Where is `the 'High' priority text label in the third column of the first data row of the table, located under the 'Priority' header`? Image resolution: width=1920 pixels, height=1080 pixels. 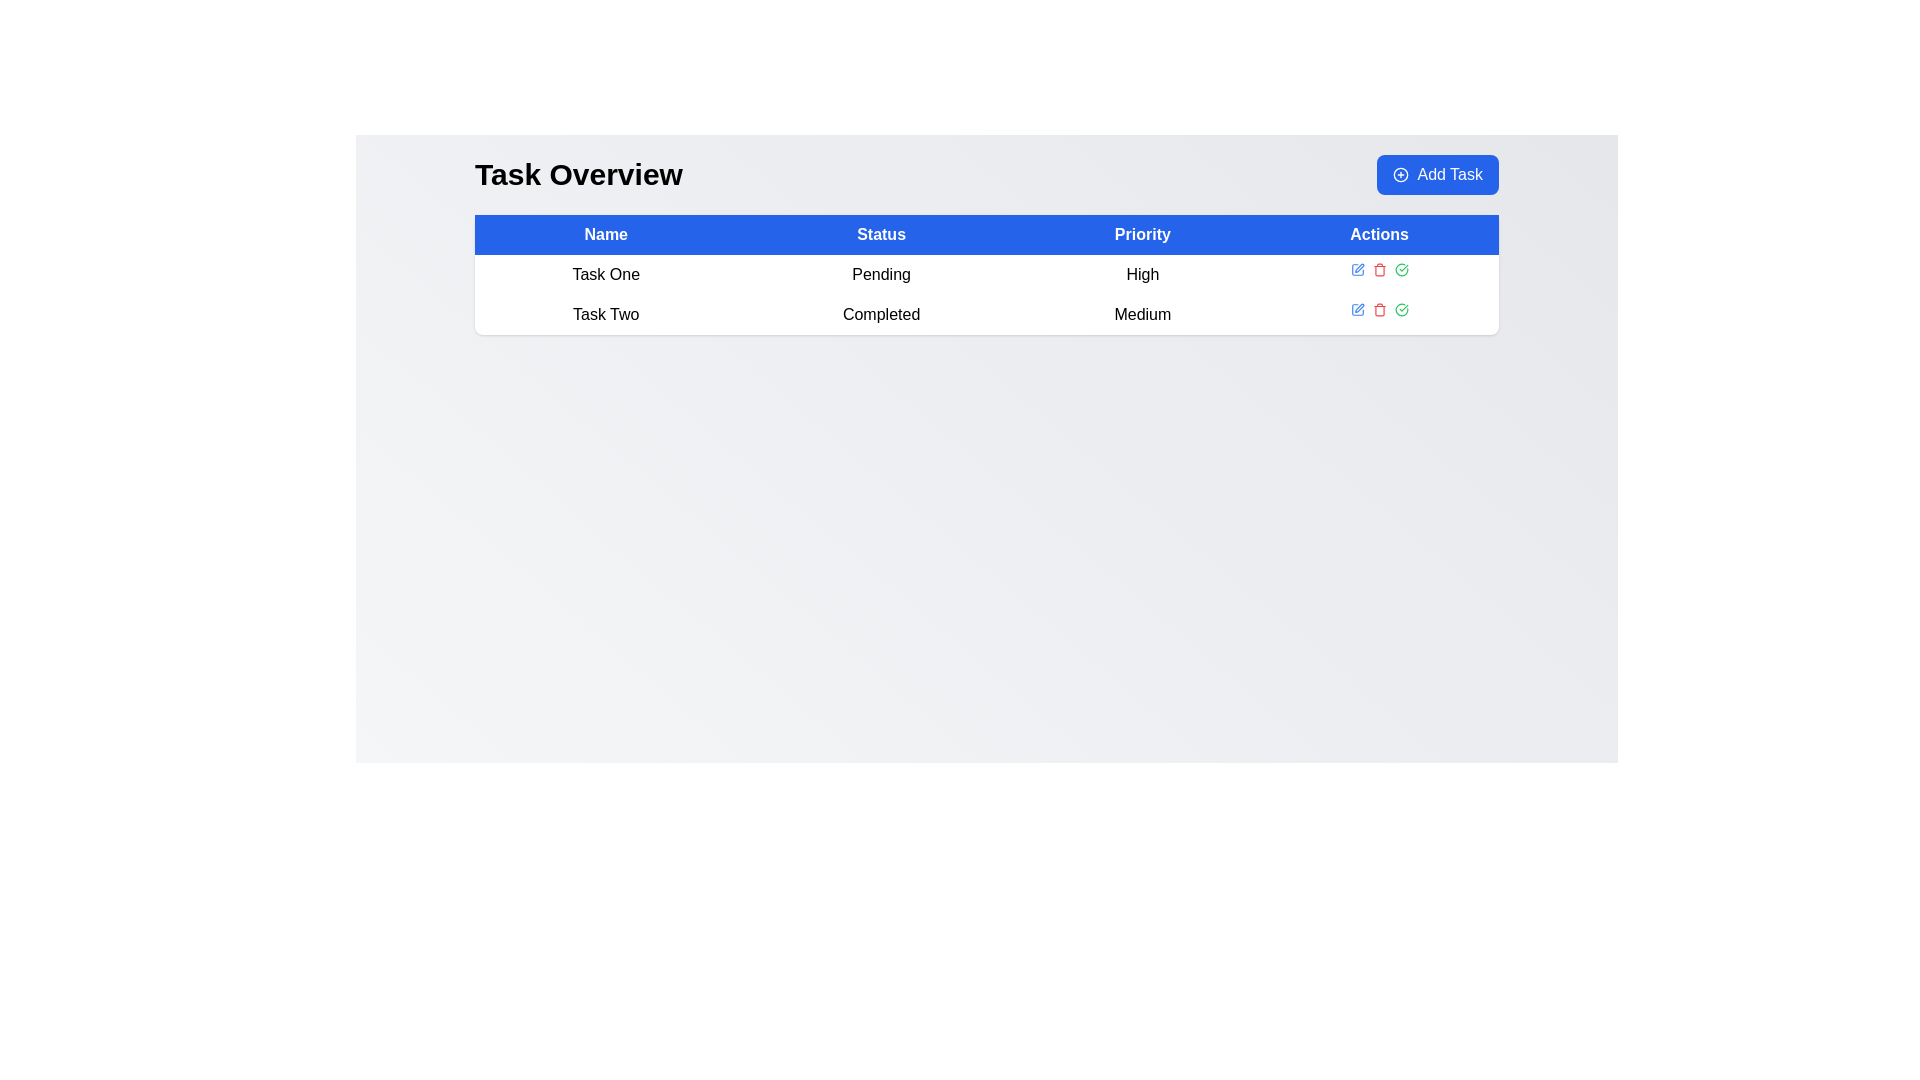 the 'High' priority text label in the third column of the first data row of the table, located under the 'Priority' header is located at coordinates (1142, 274).